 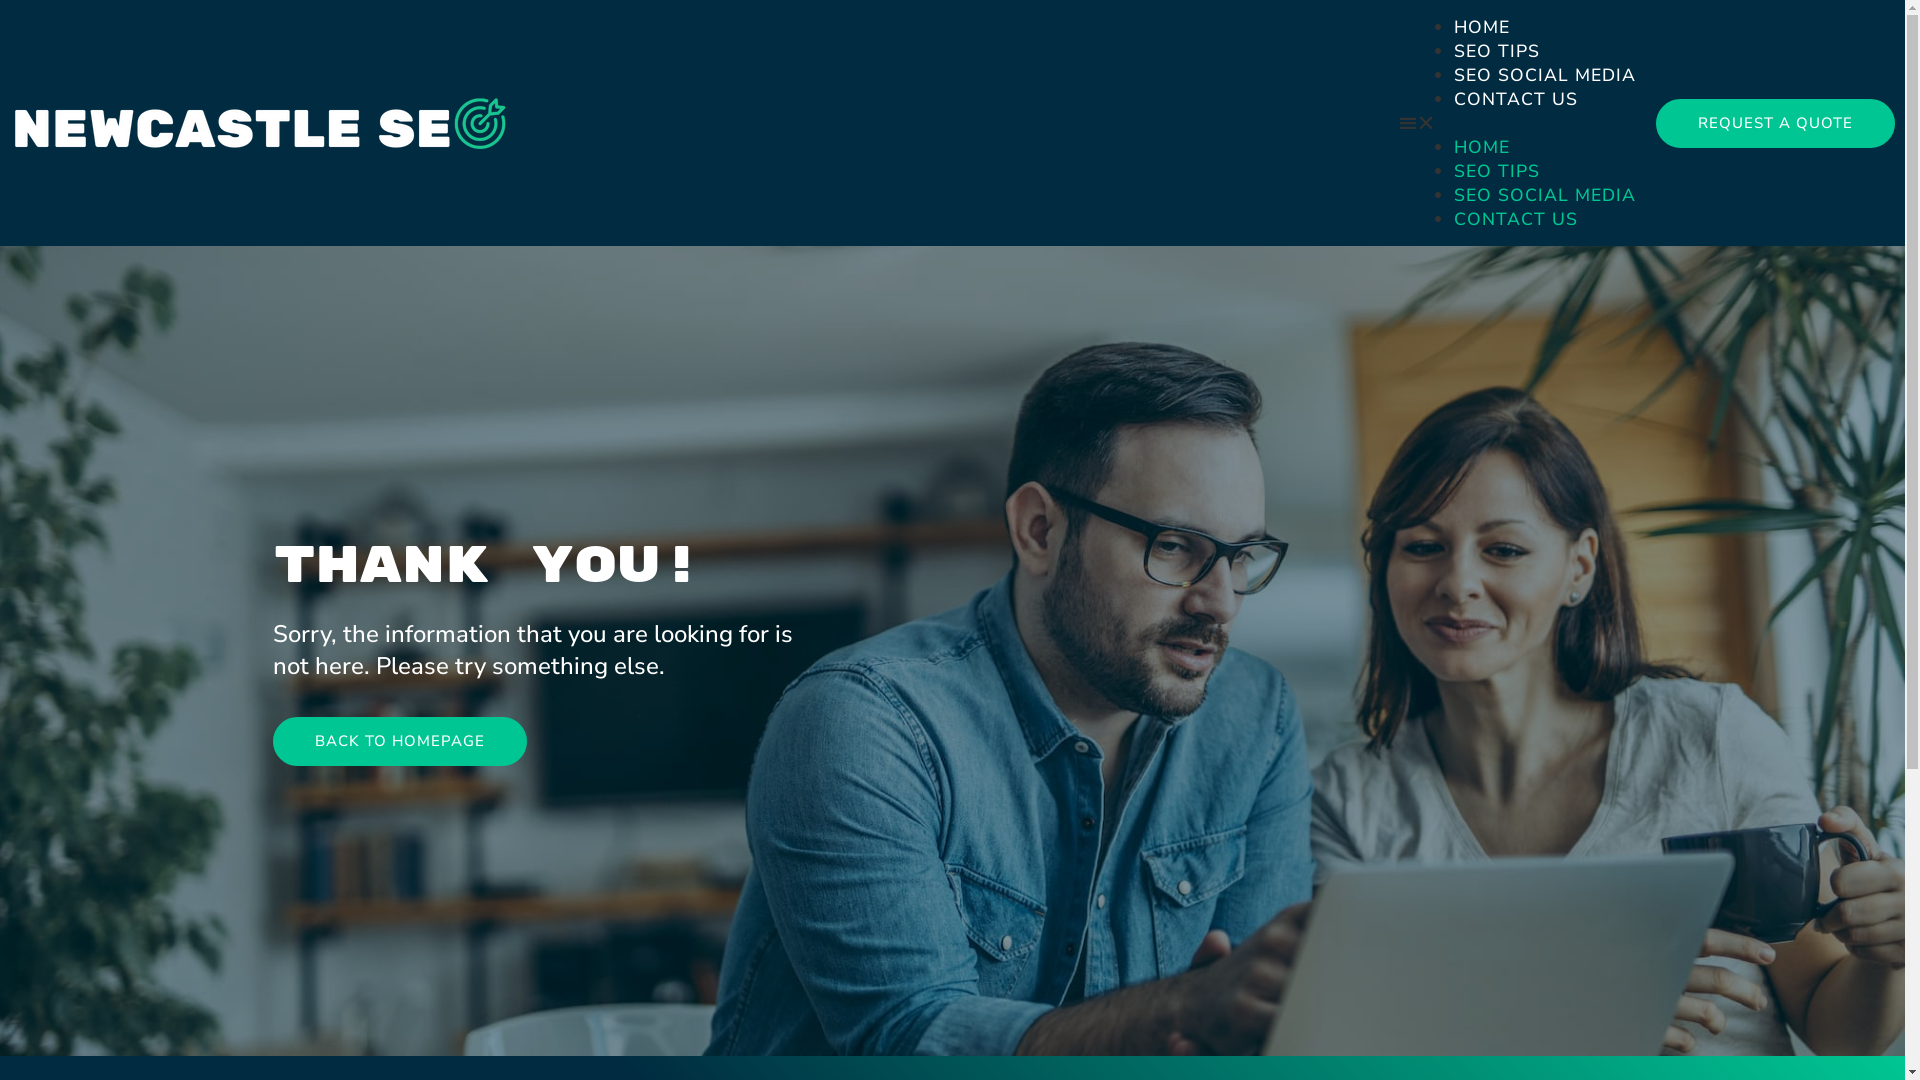 What do you see at coordinates (1544, 73) in the screenshot?
I see `'SEO SOCIAL MEDIA'` at bounding box center [1544, 73].